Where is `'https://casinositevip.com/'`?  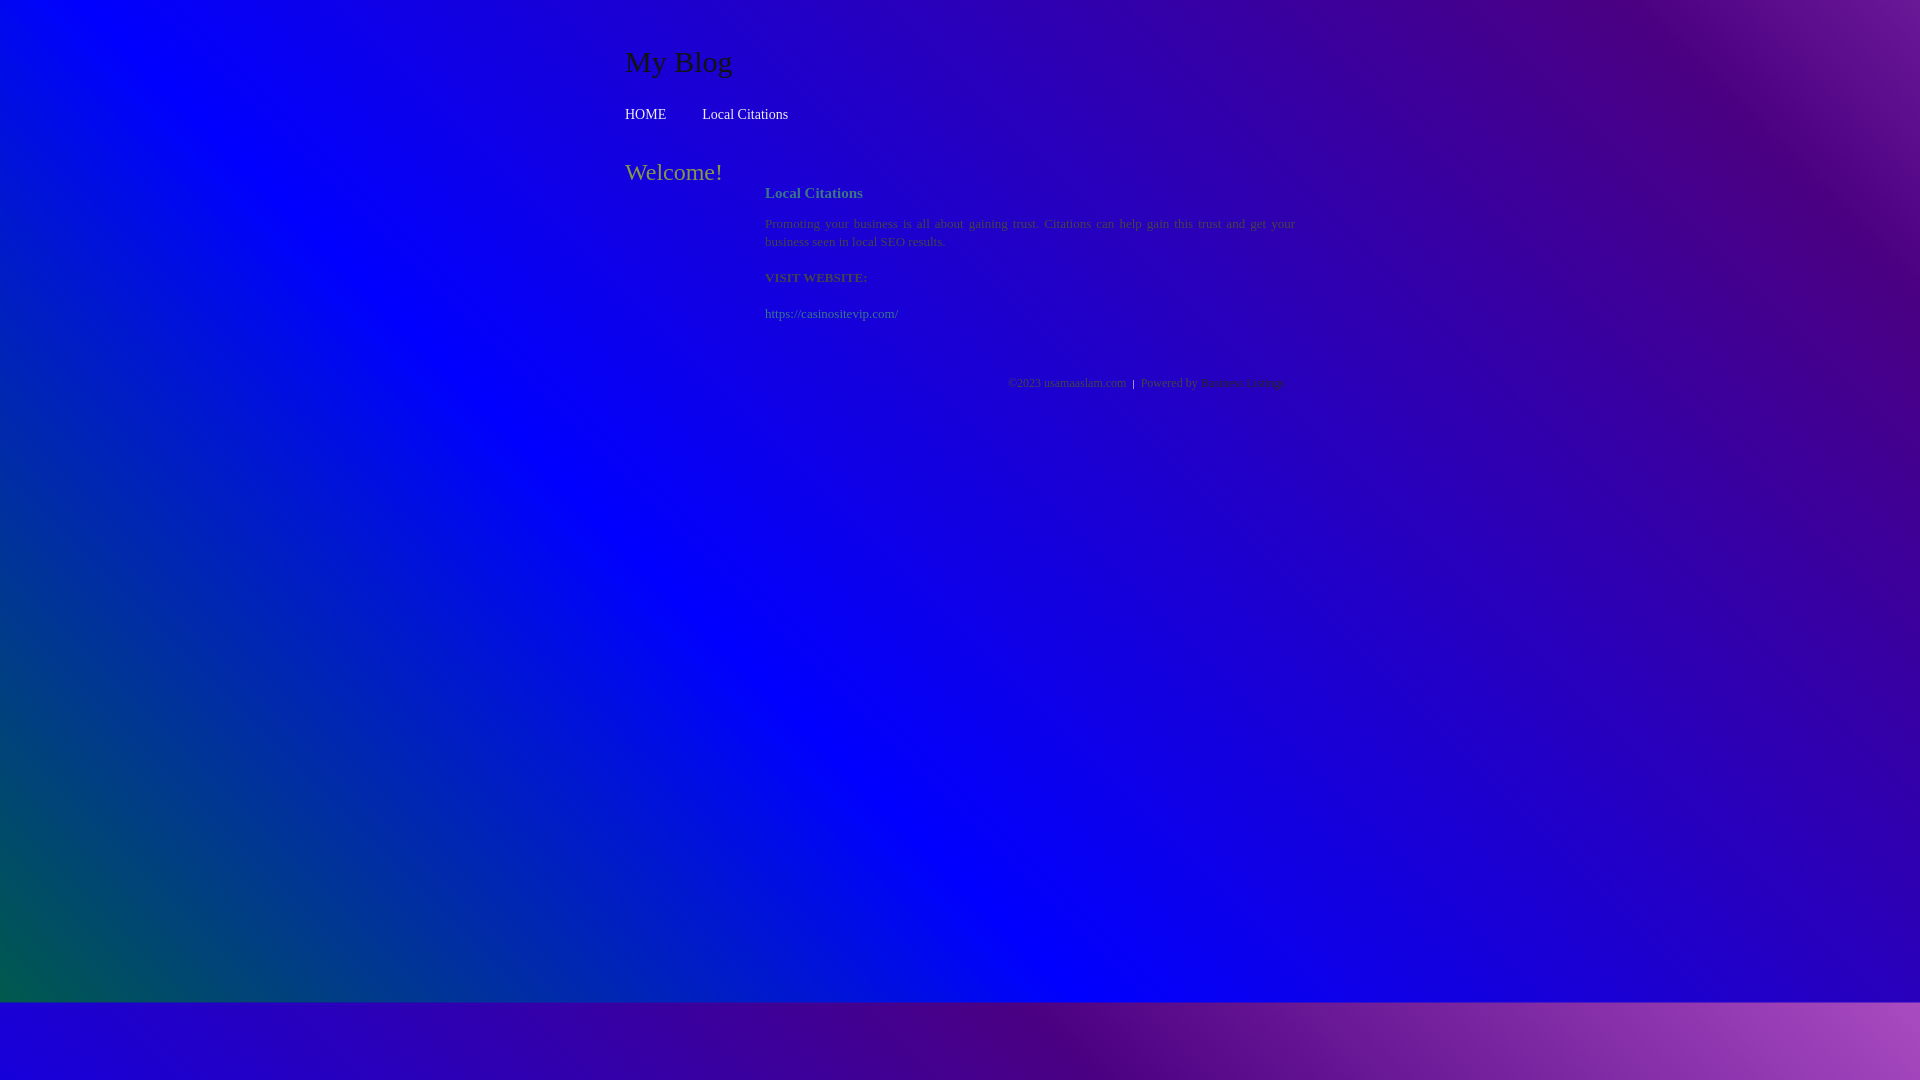 'https://casinositevip.com/' is located at coordinates (763, 313).